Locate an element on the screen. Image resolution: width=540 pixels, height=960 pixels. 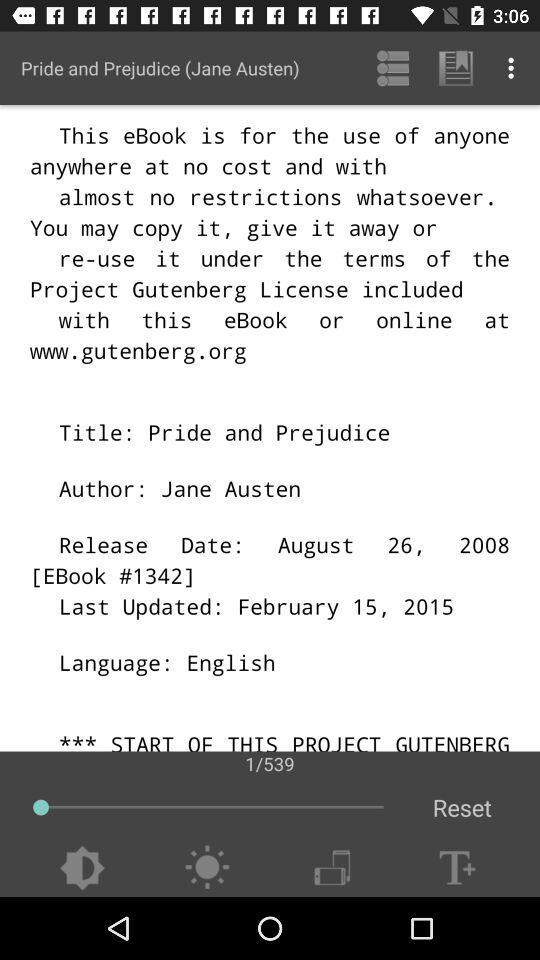
darken is located at coordinates (81, 867).